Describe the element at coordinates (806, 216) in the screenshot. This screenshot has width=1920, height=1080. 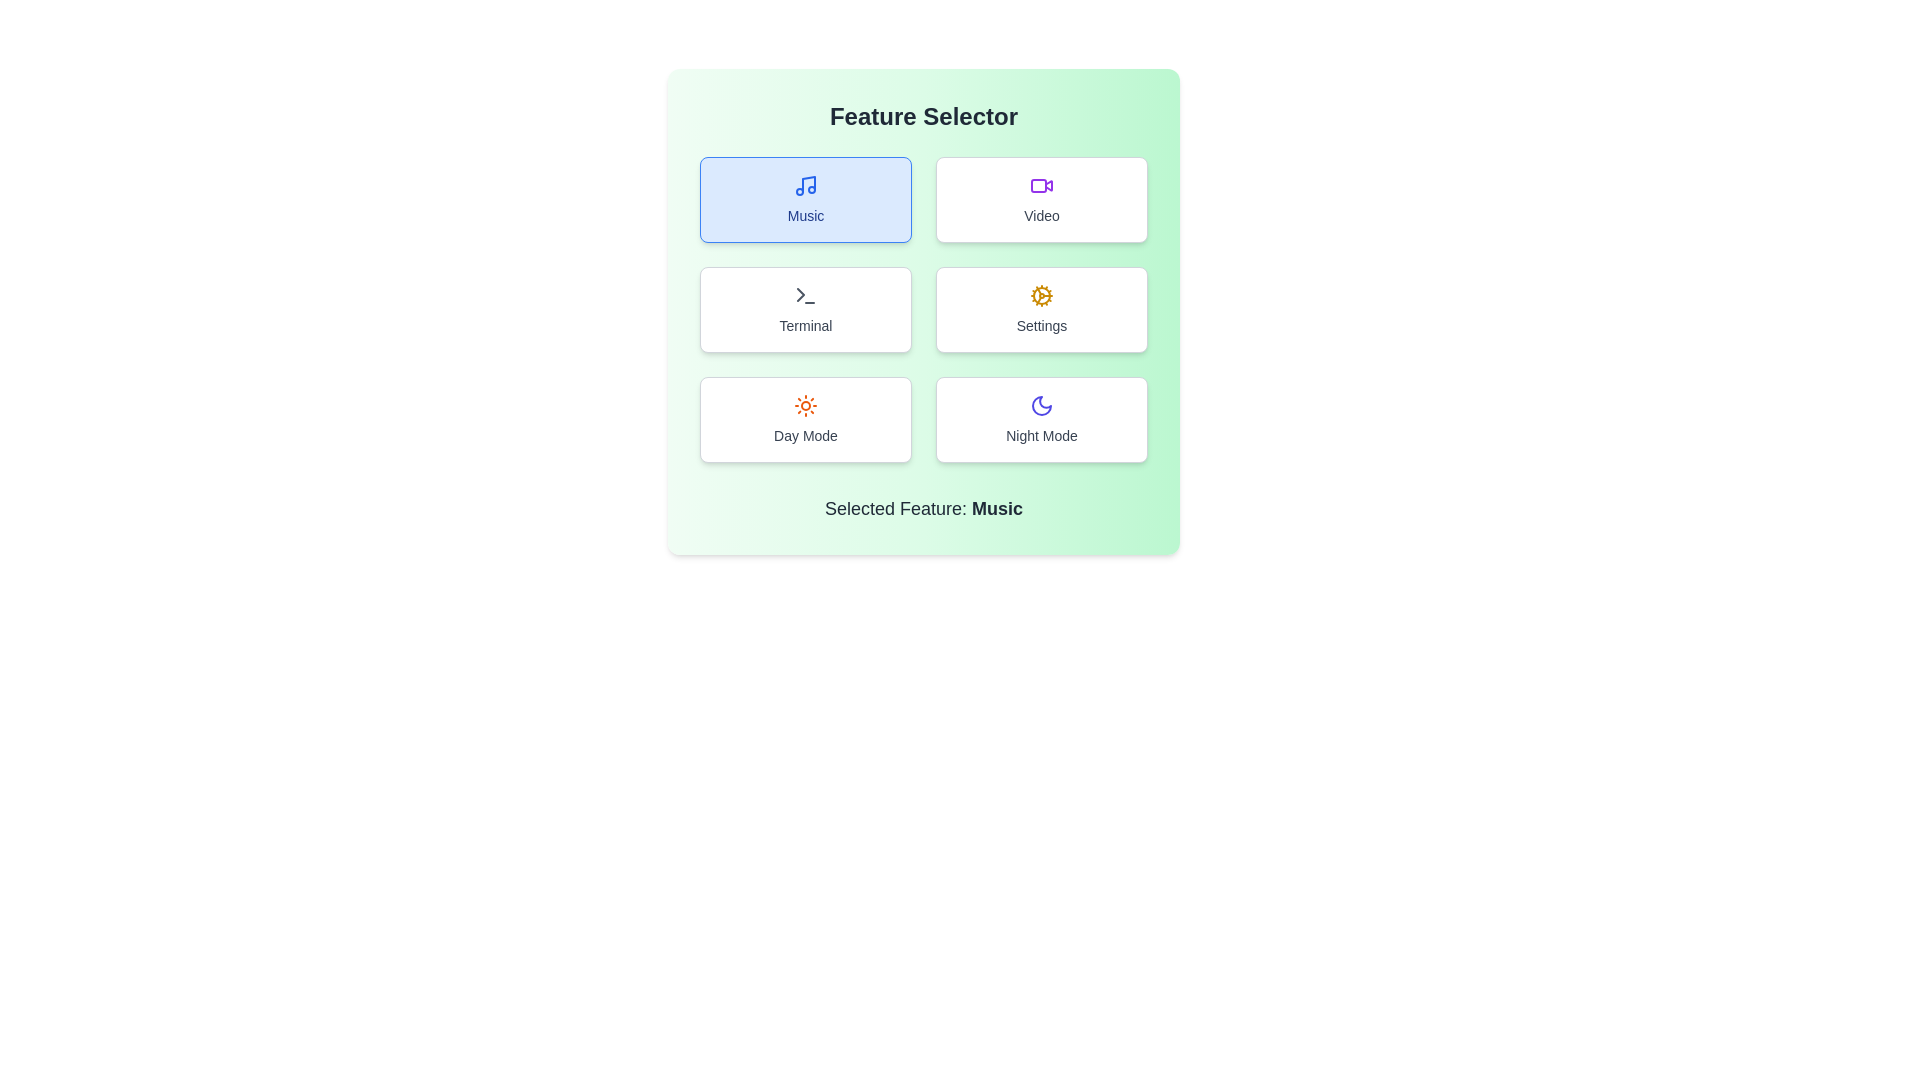
I see `the 'Music' text label, which is styled with a blue font and located in the top-left box of the 'Feature Selector' grid layout` at that location.